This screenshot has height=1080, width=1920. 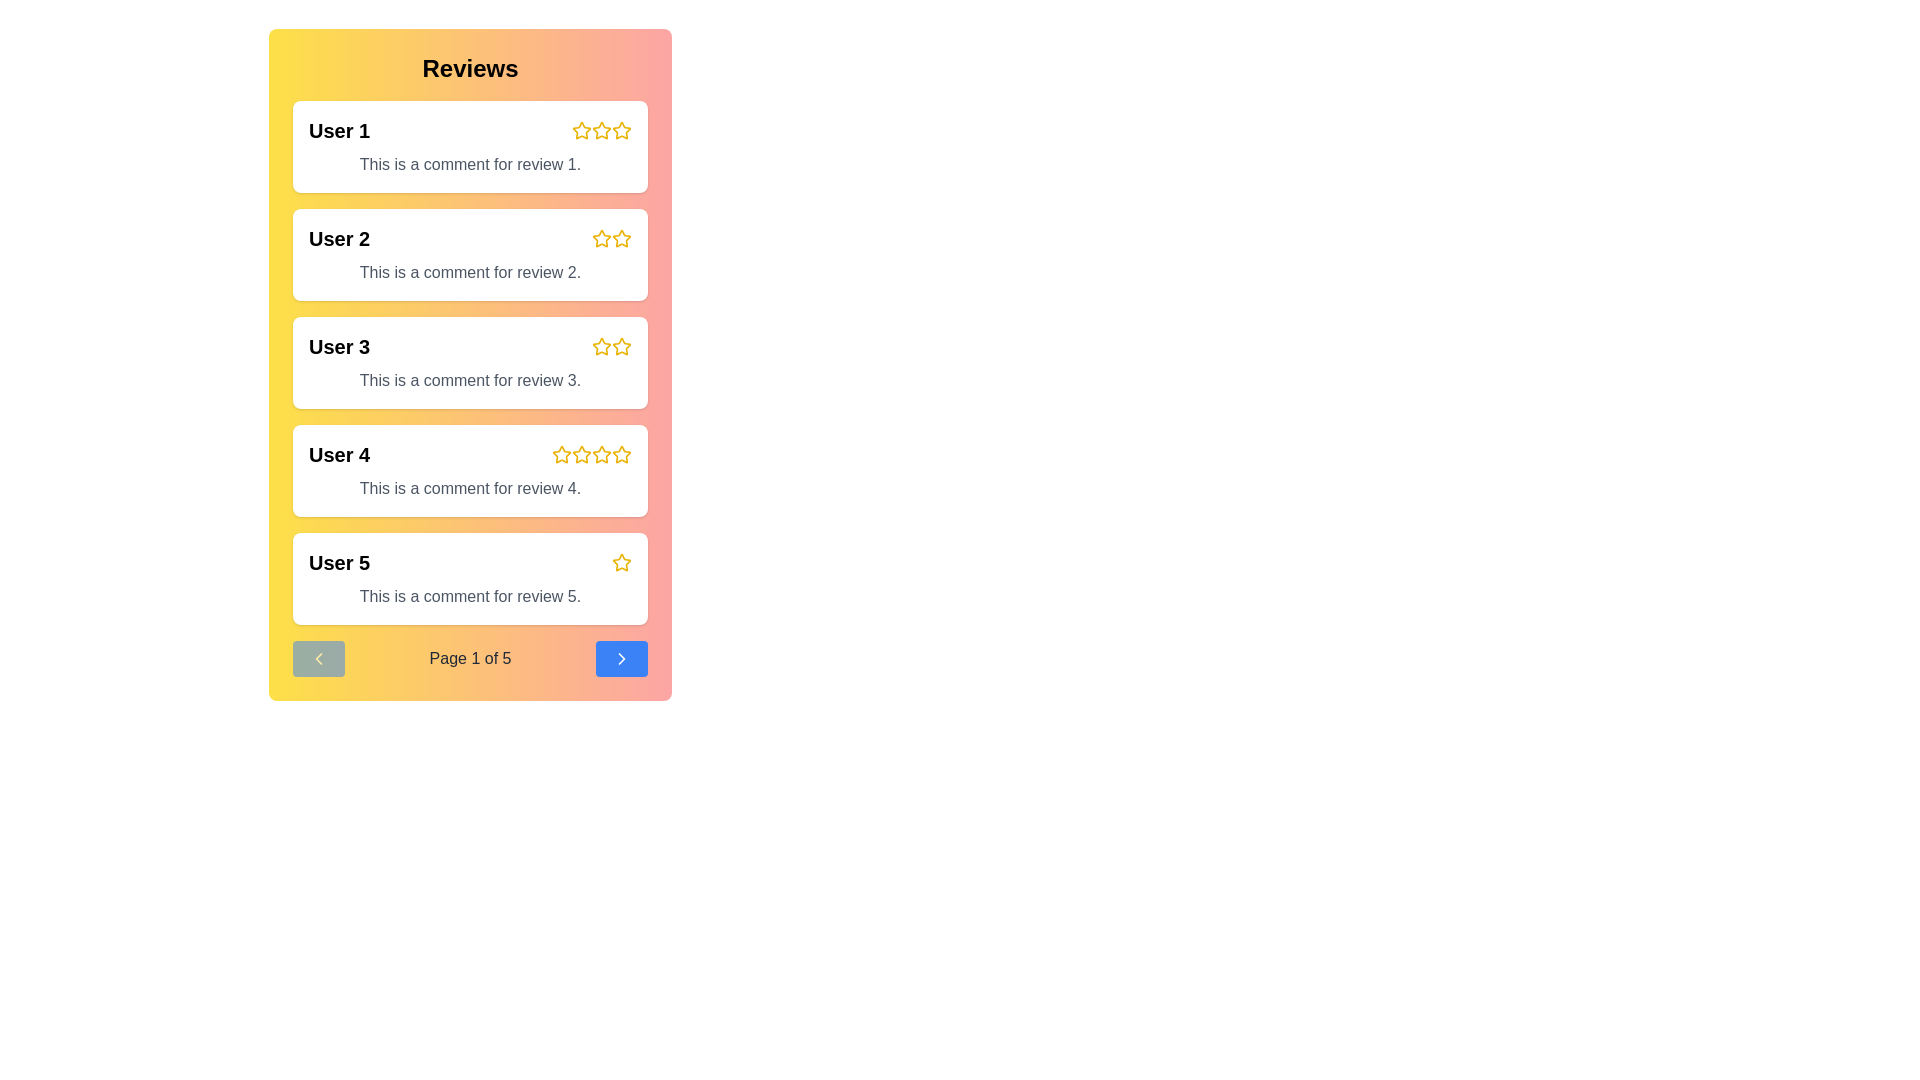 What do you see at coordinates (469, 596) in the screenshot?
I see `the Text display field that shows the comment associated with the review by 'User 5', located in the last review card of the vertically stacked list` at bounding box center [469, 596].